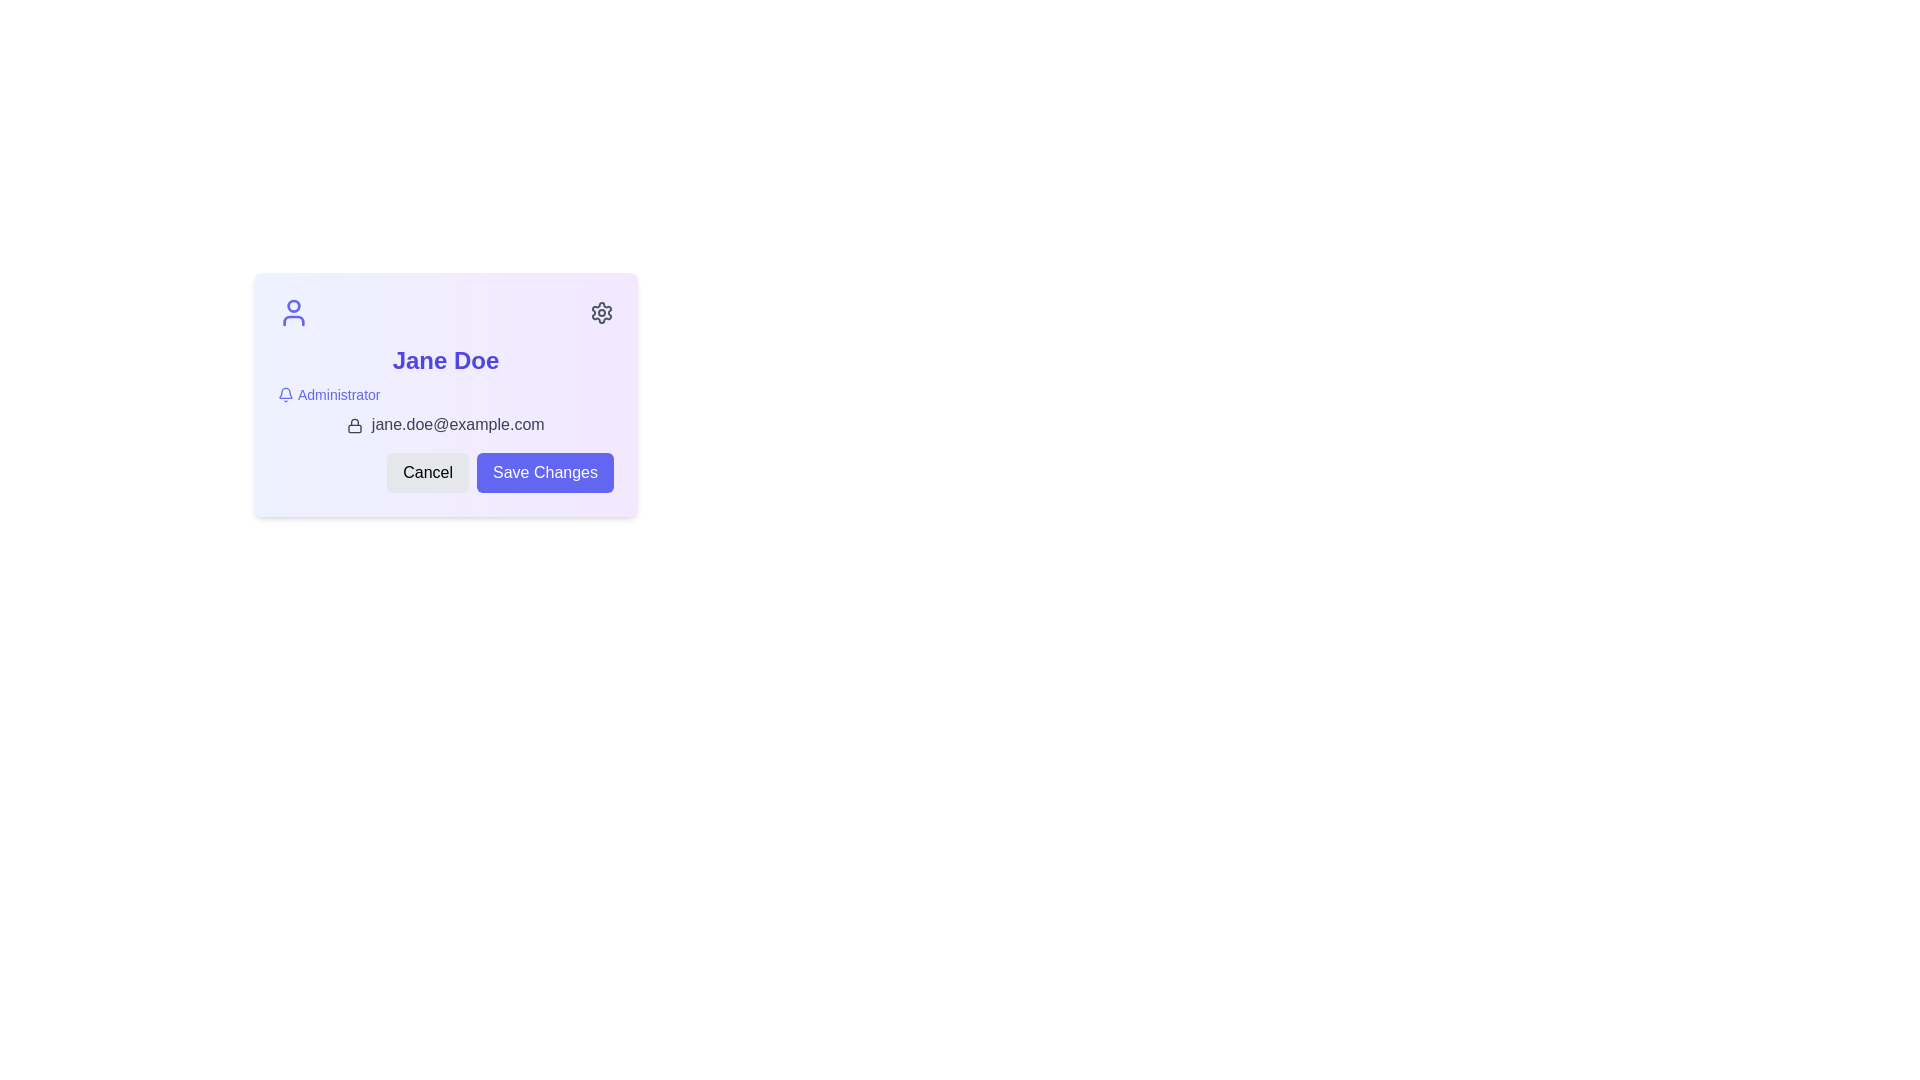 Image resolution: width=1920 pixels, height=1080 pixels. What do you see at coordinates (445, 423) in the screenshot?
I see `the static text displaying the user's email address, which is indicated by a lock icon and is located below the role designation 'Administrator' in the user profile card` at bounding box center [445, 423].